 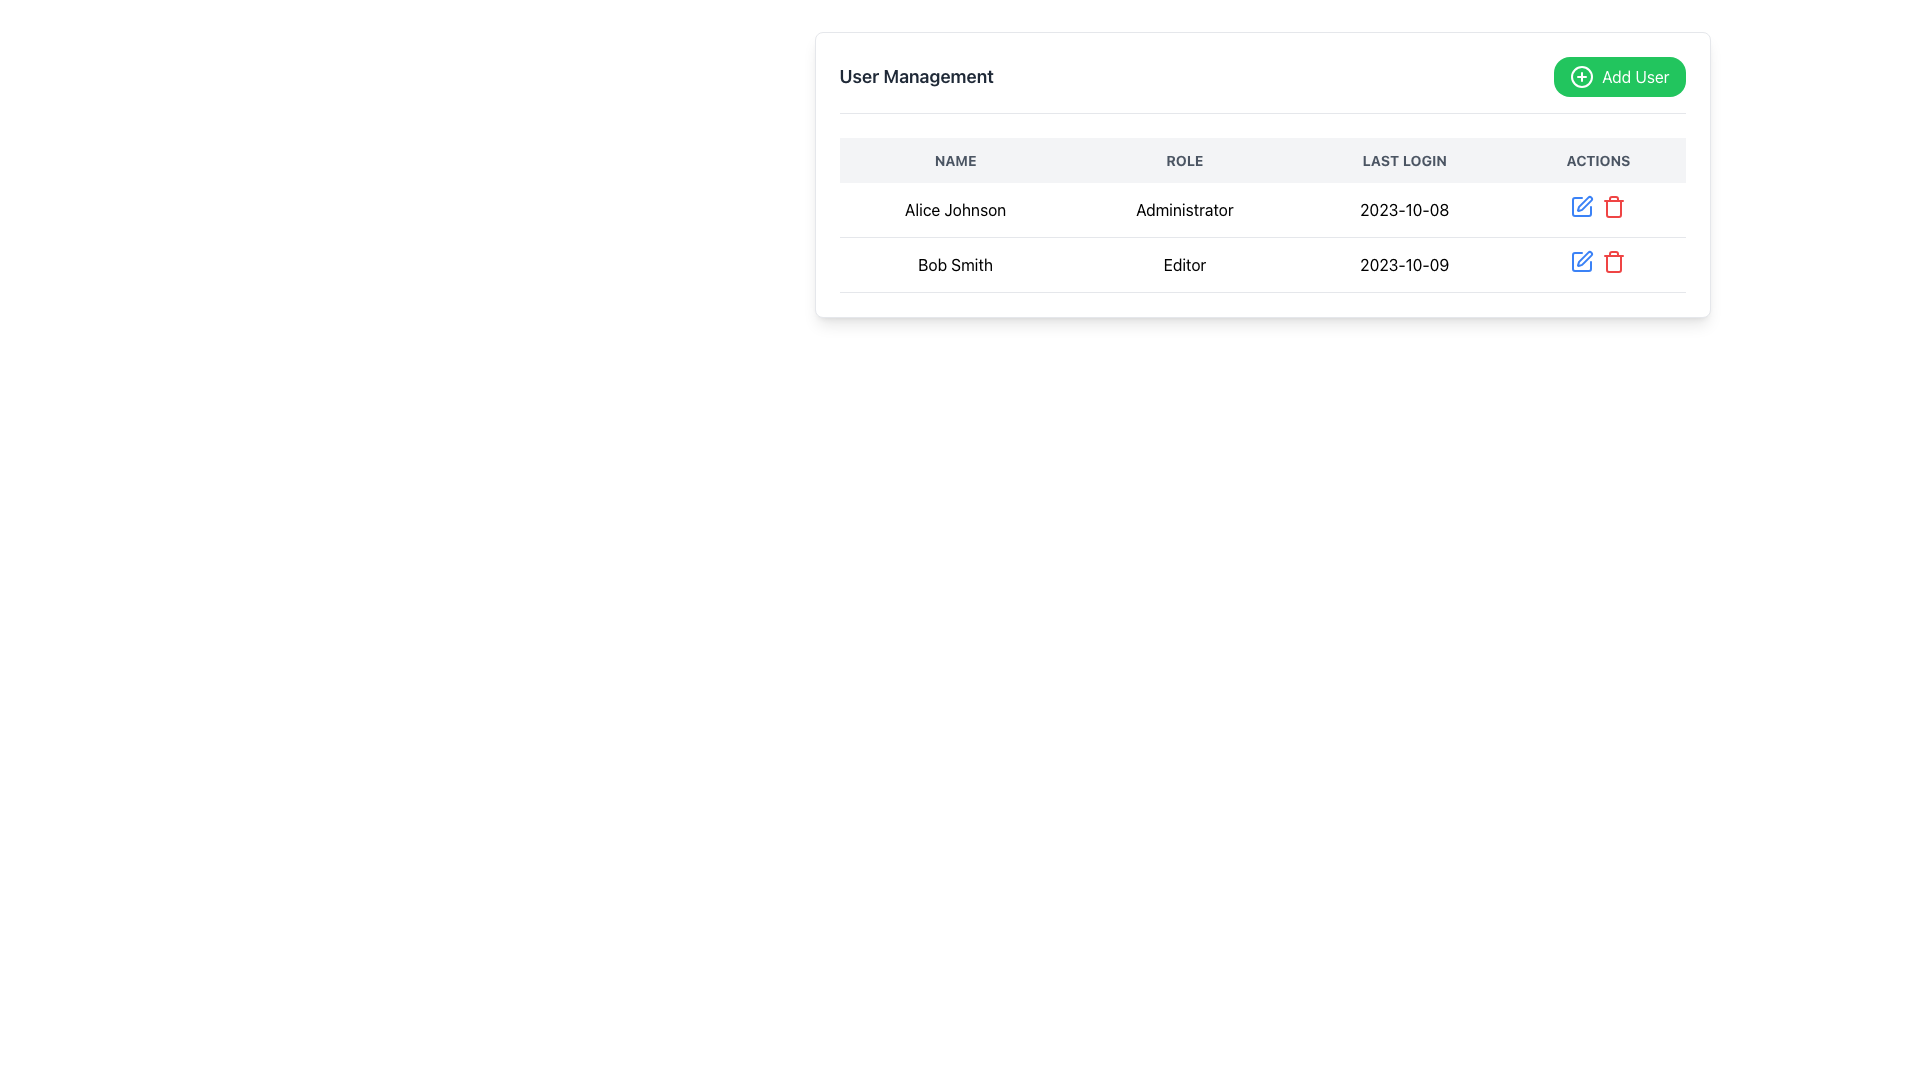 I want to click on the edit icon button in the 'ACTIONS' column of the second row in the user management table, so click(x=1581, y=261).